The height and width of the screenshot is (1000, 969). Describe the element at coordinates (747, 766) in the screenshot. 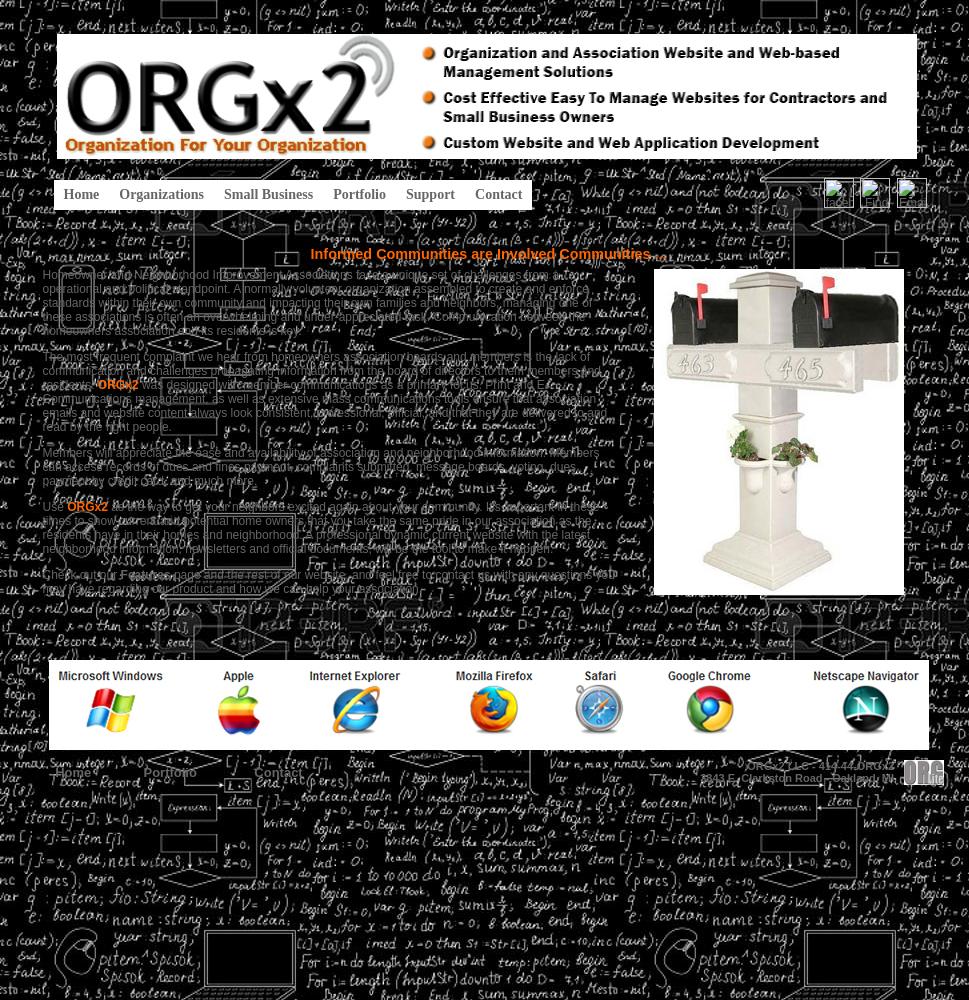

I see `'ORGx2 LLC - 414-44-ORGx2'` at that location.